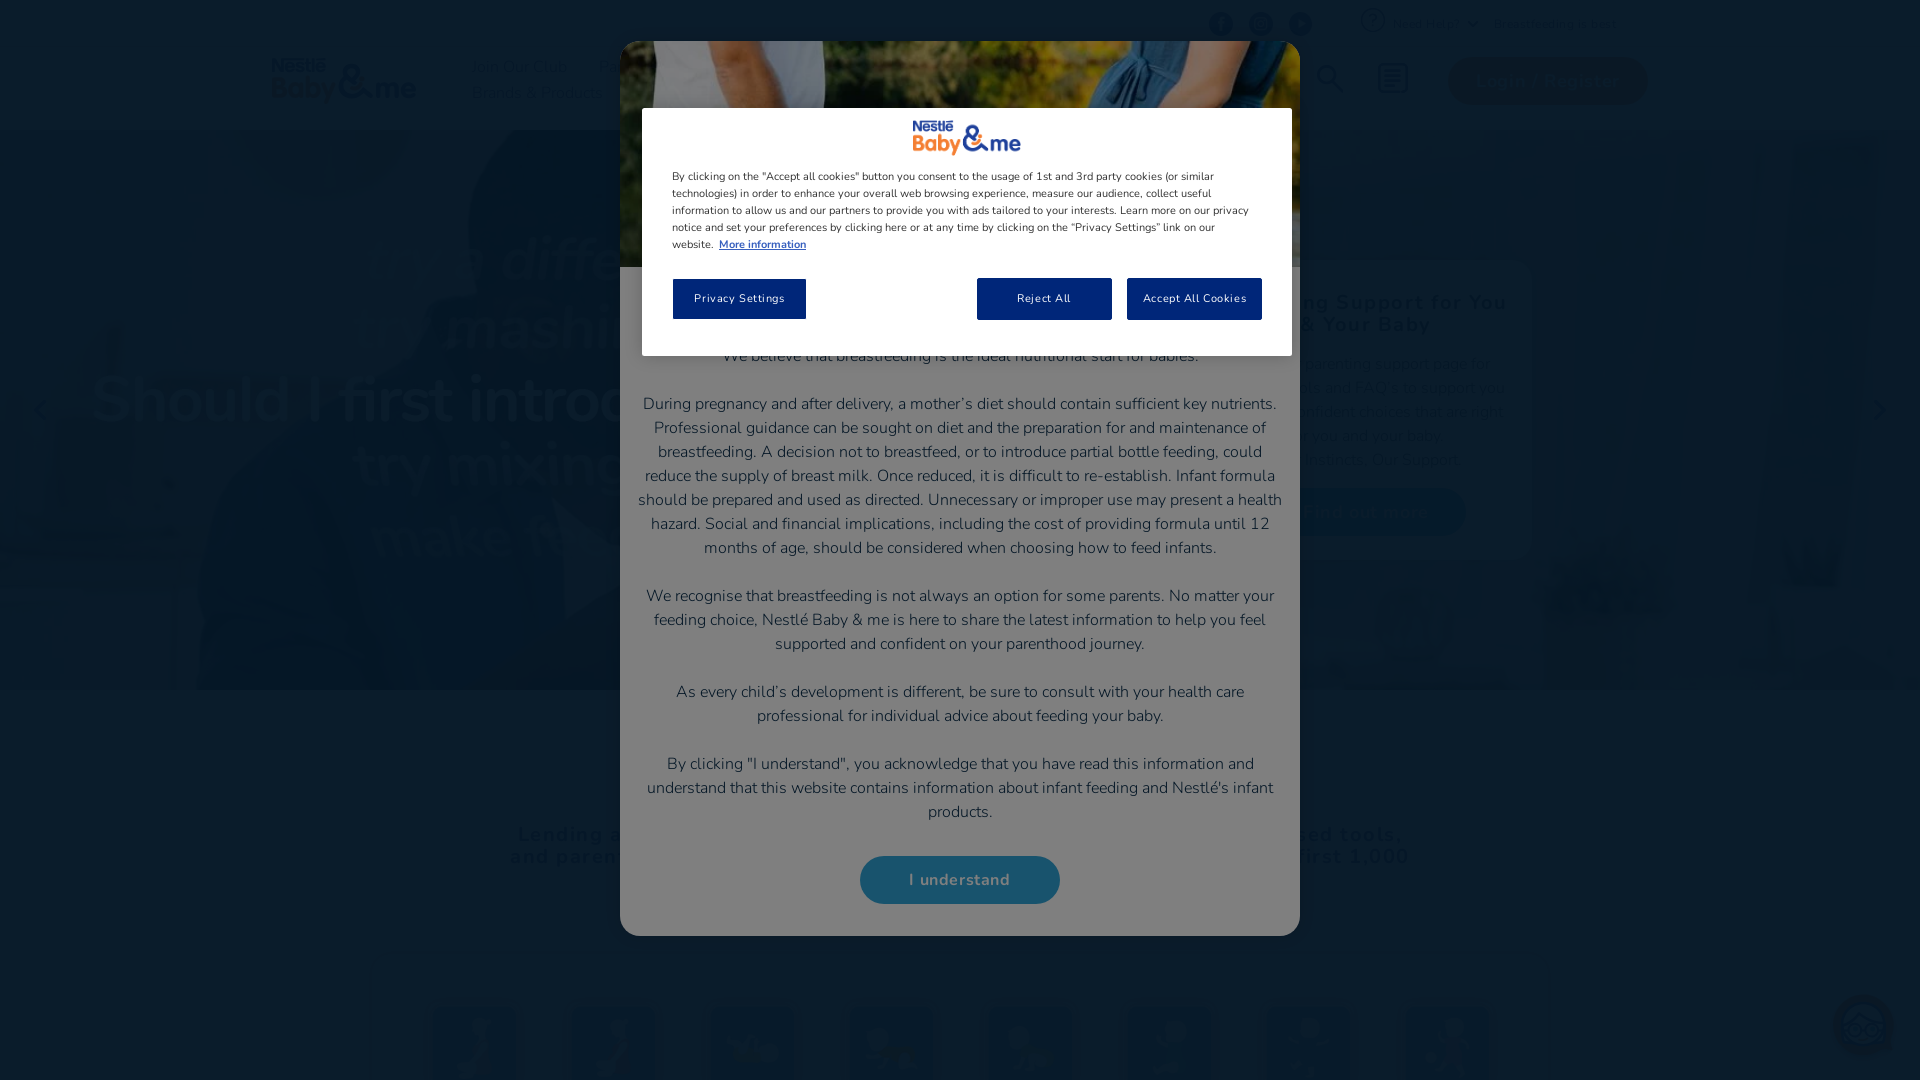 The width and height of the screenshot is (1920, 1080). I want to click on '5', so click(992, 721).